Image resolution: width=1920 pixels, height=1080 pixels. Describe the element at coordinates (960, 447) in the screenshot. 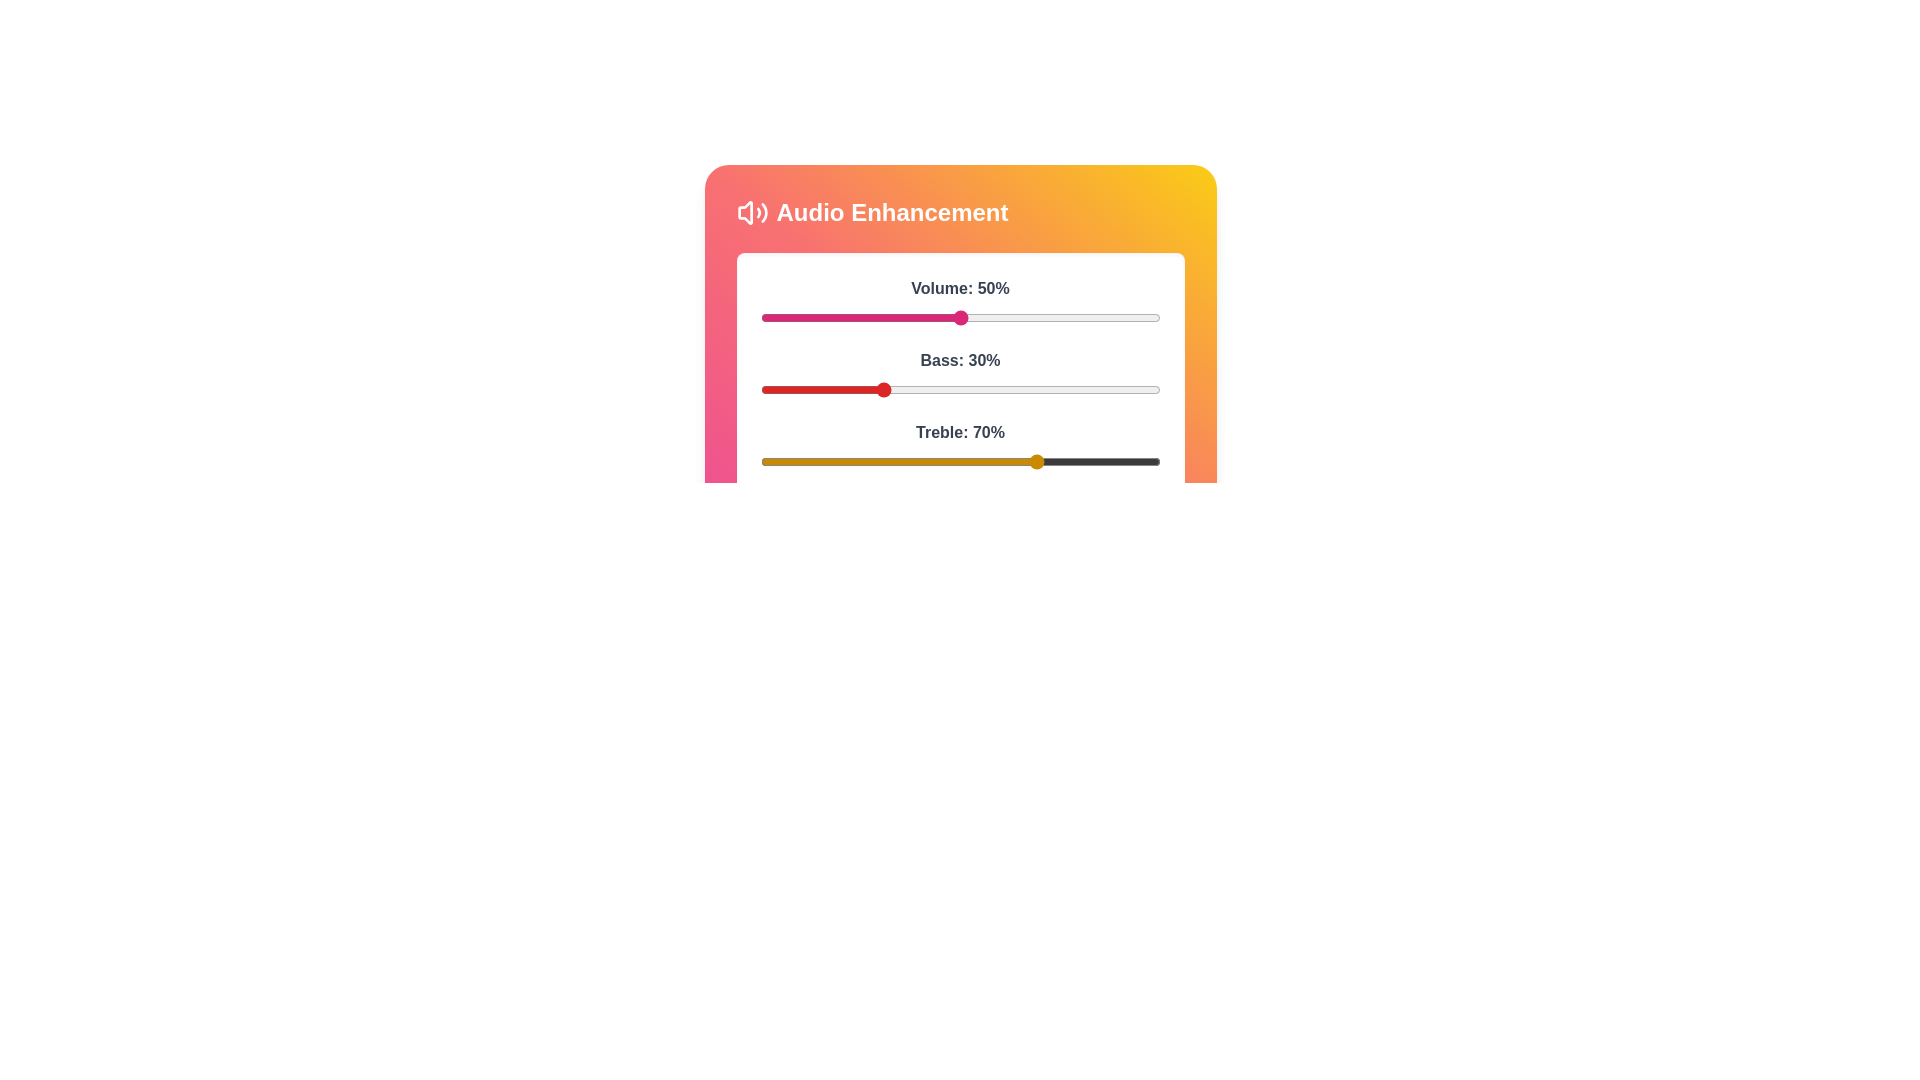

I see `the treble slider, labeled 'Treble: 70%'` at that location.